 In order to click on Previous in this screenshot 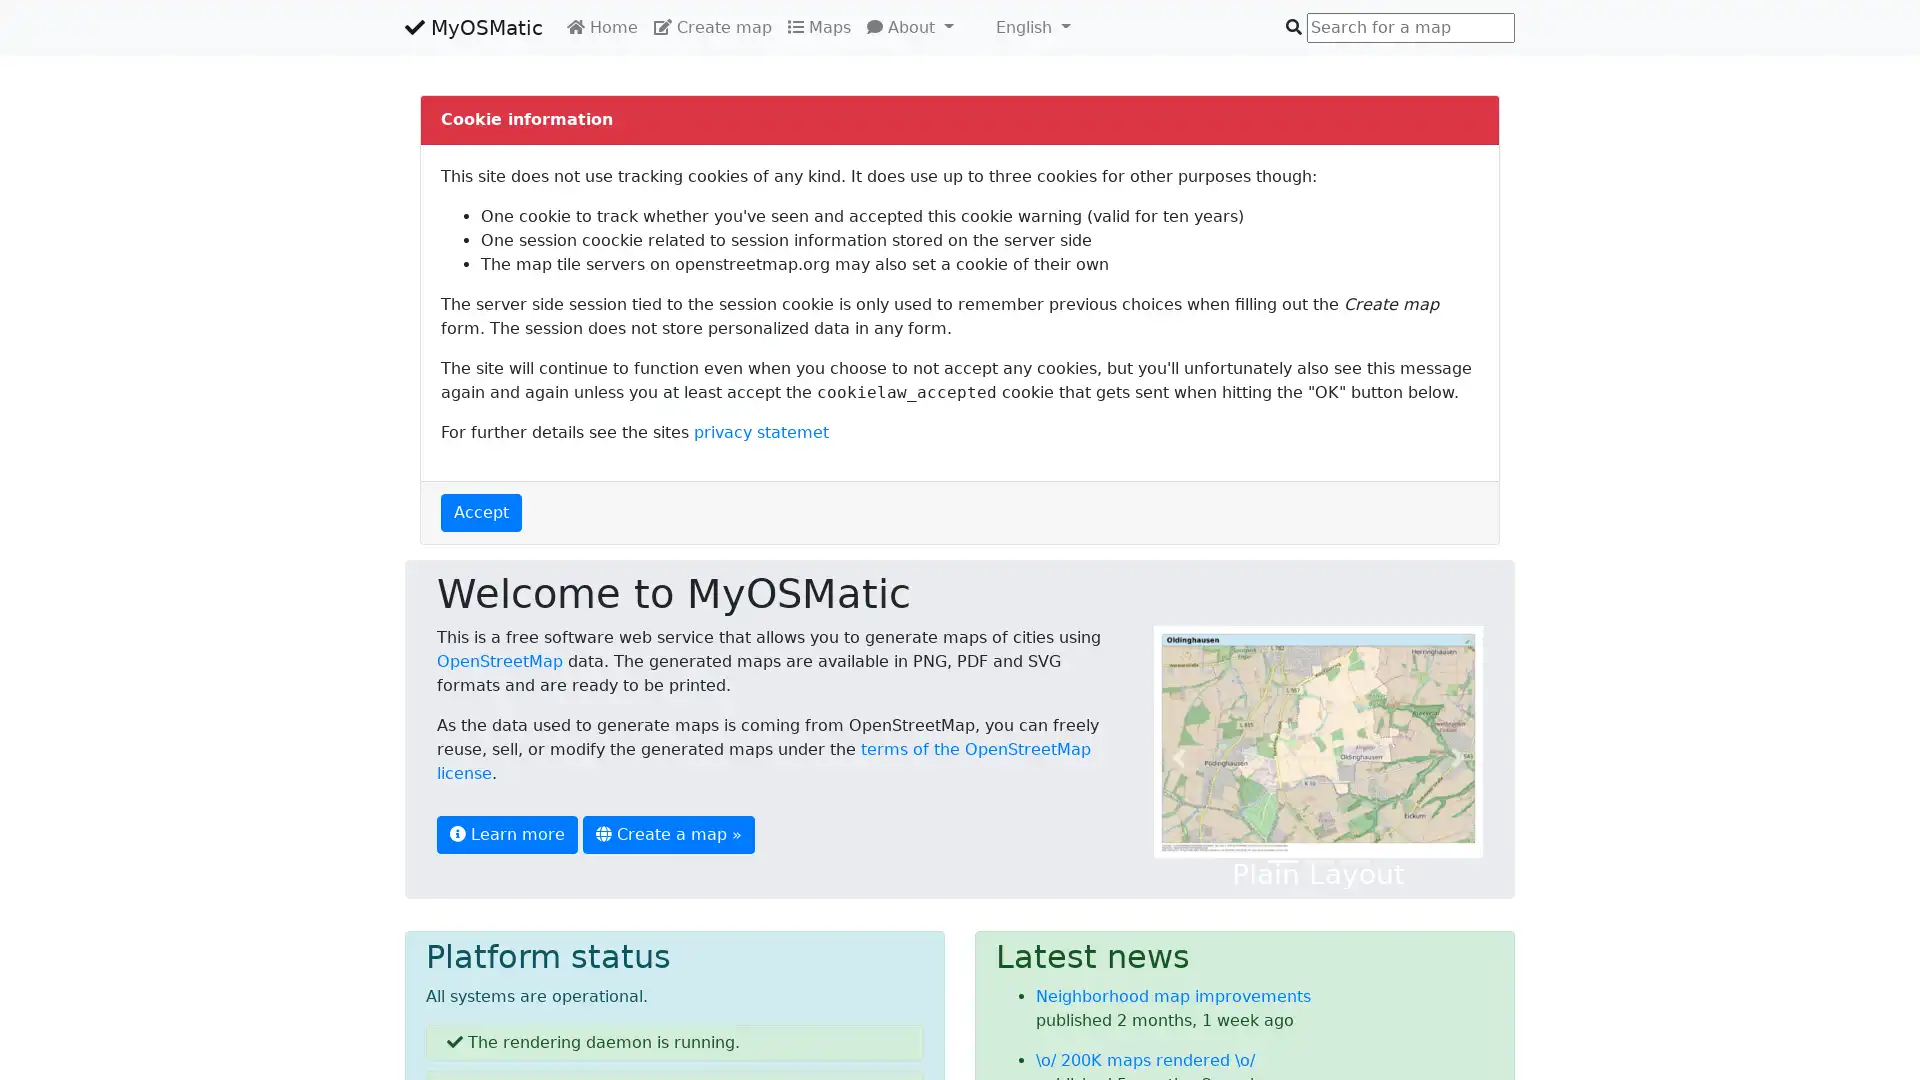, I will do `click(1178, 758)`.